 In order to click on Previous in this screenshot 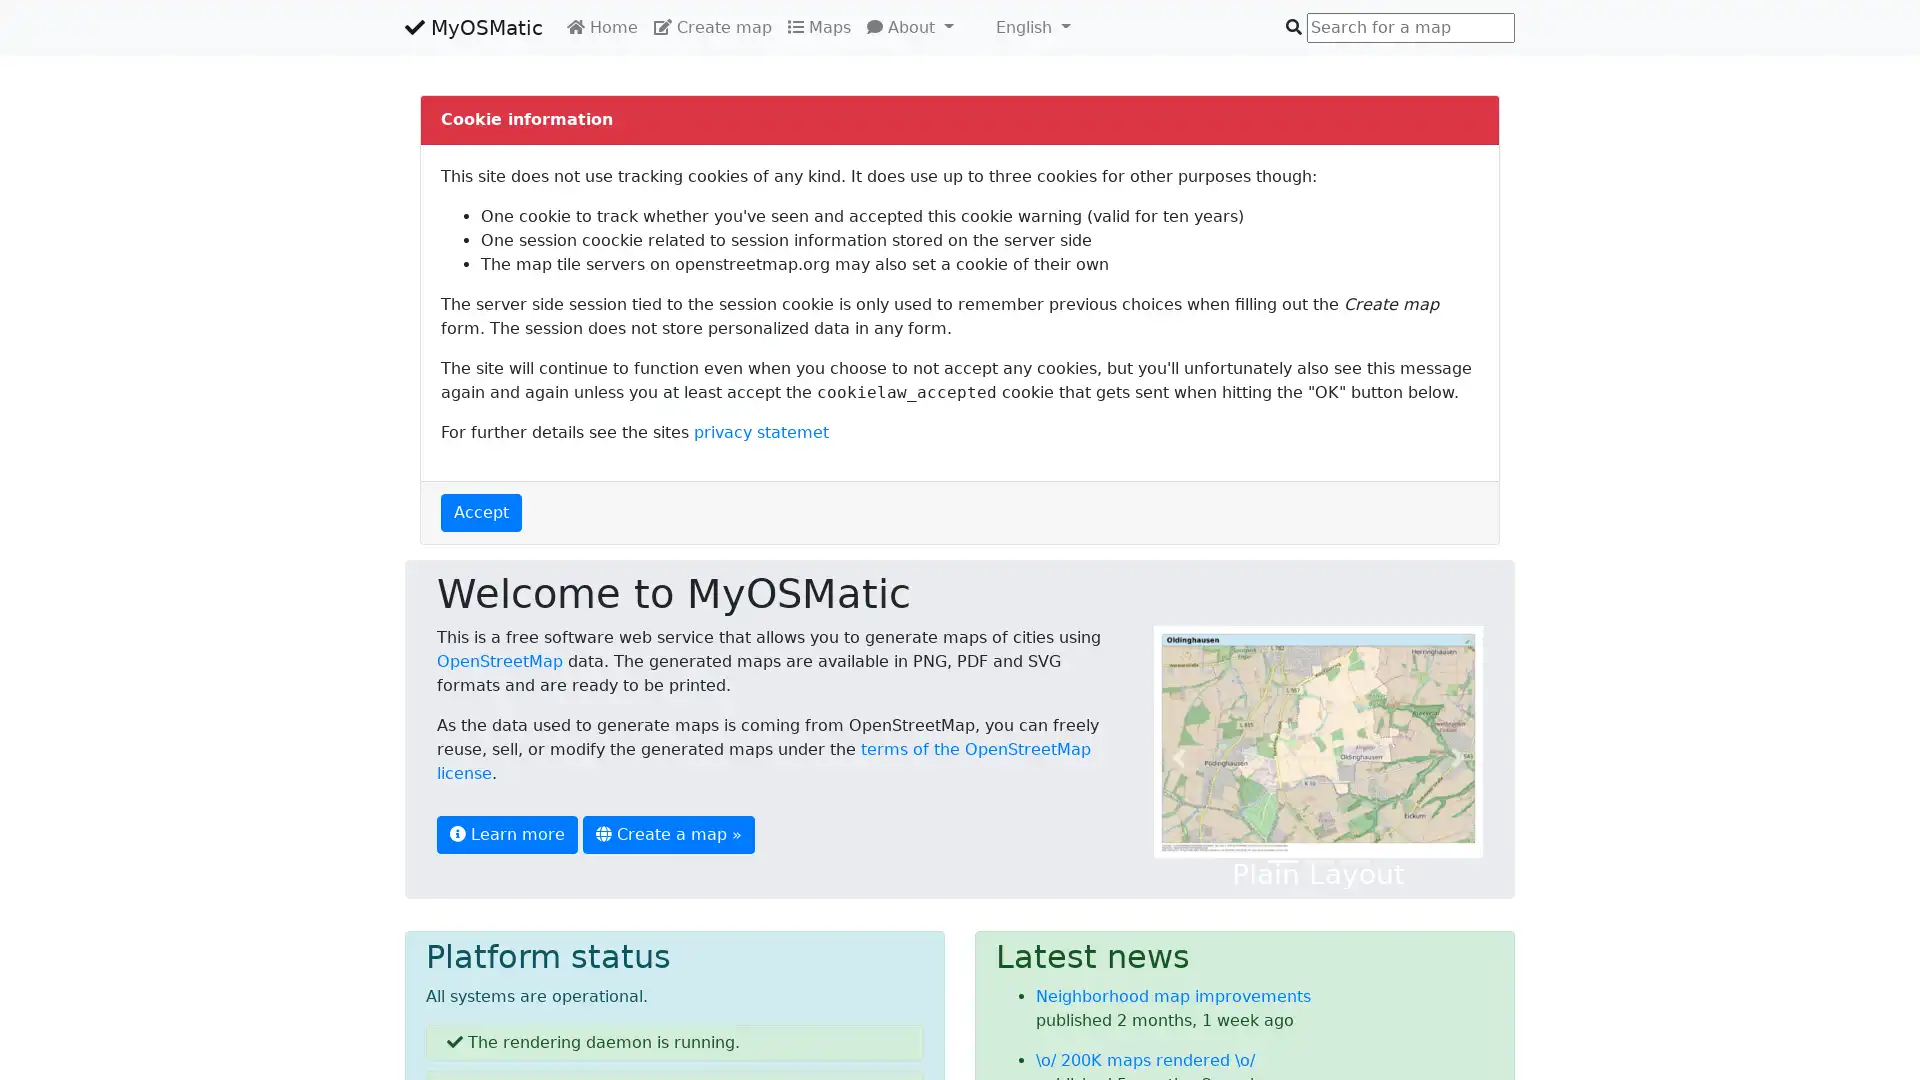, I will do `click(1178, 758)`.